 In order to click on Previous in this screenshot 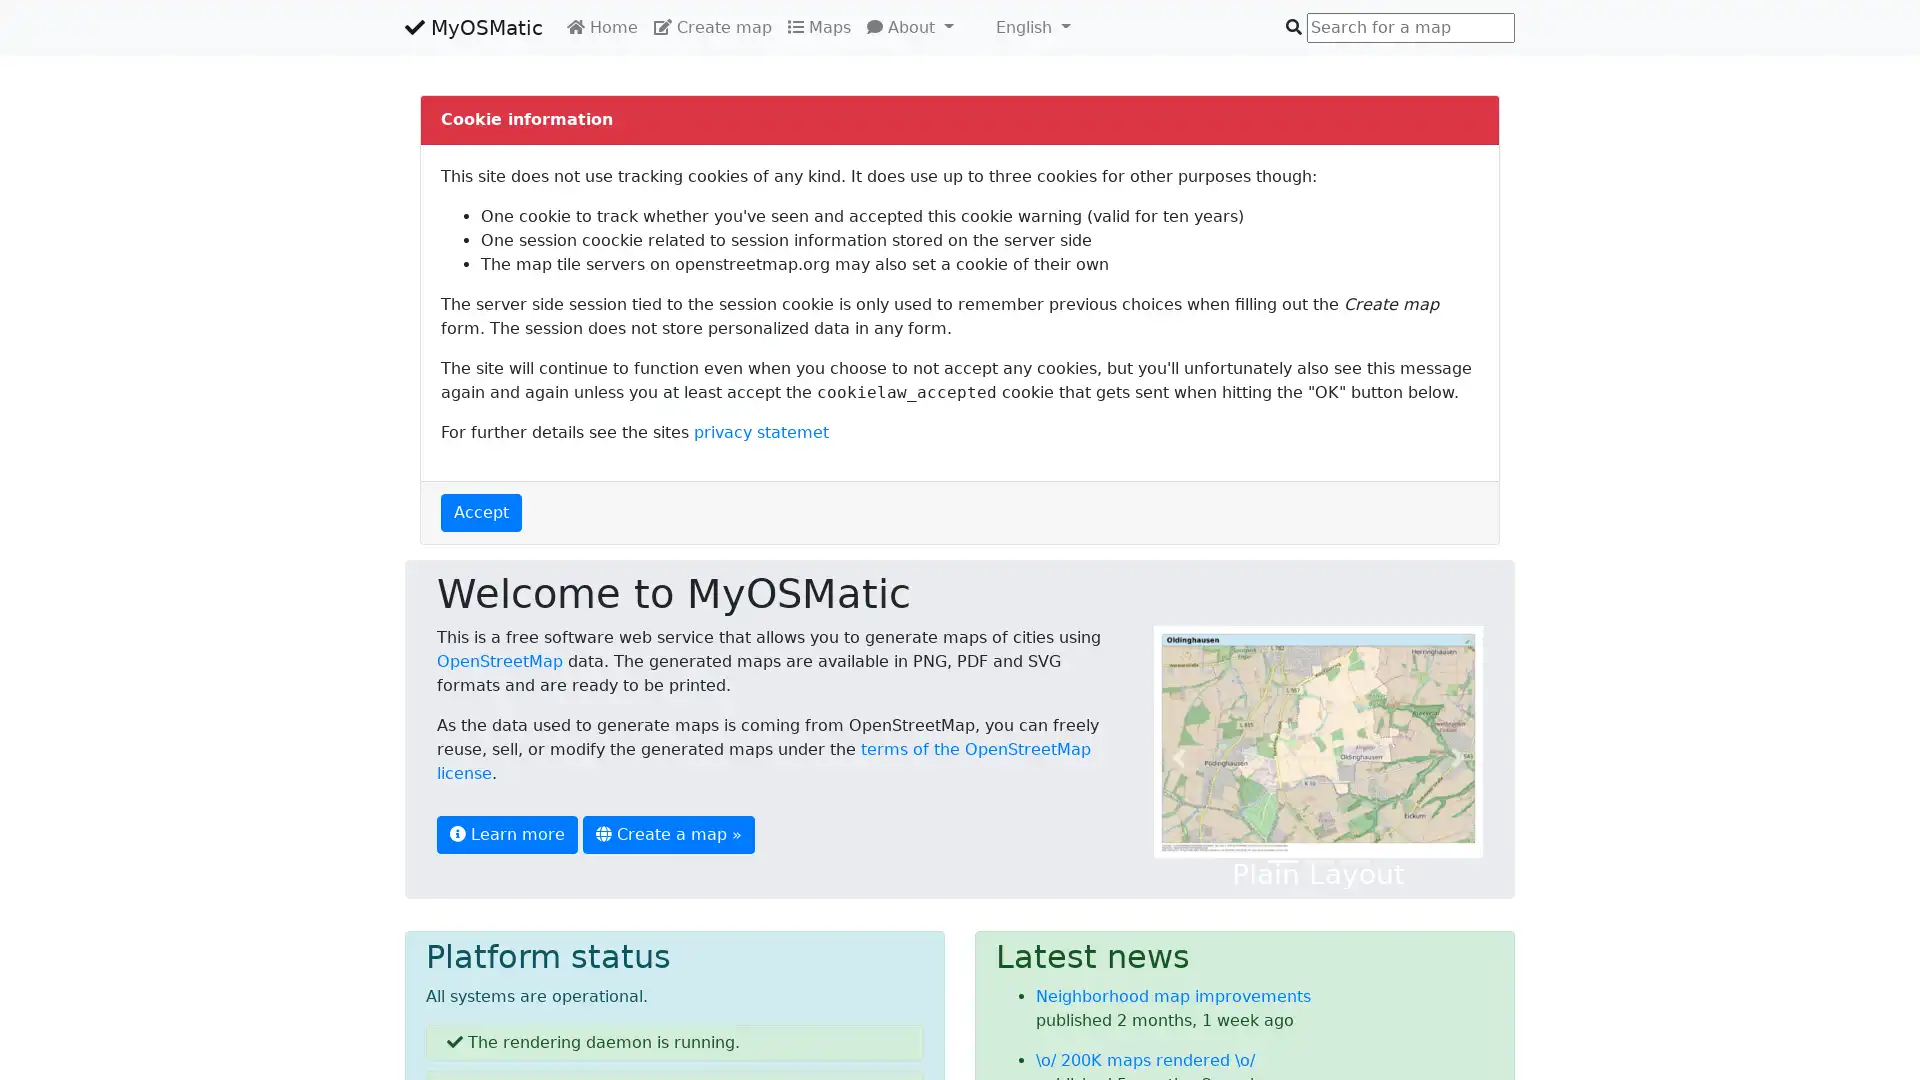, I will do `click(1178, 758)`.